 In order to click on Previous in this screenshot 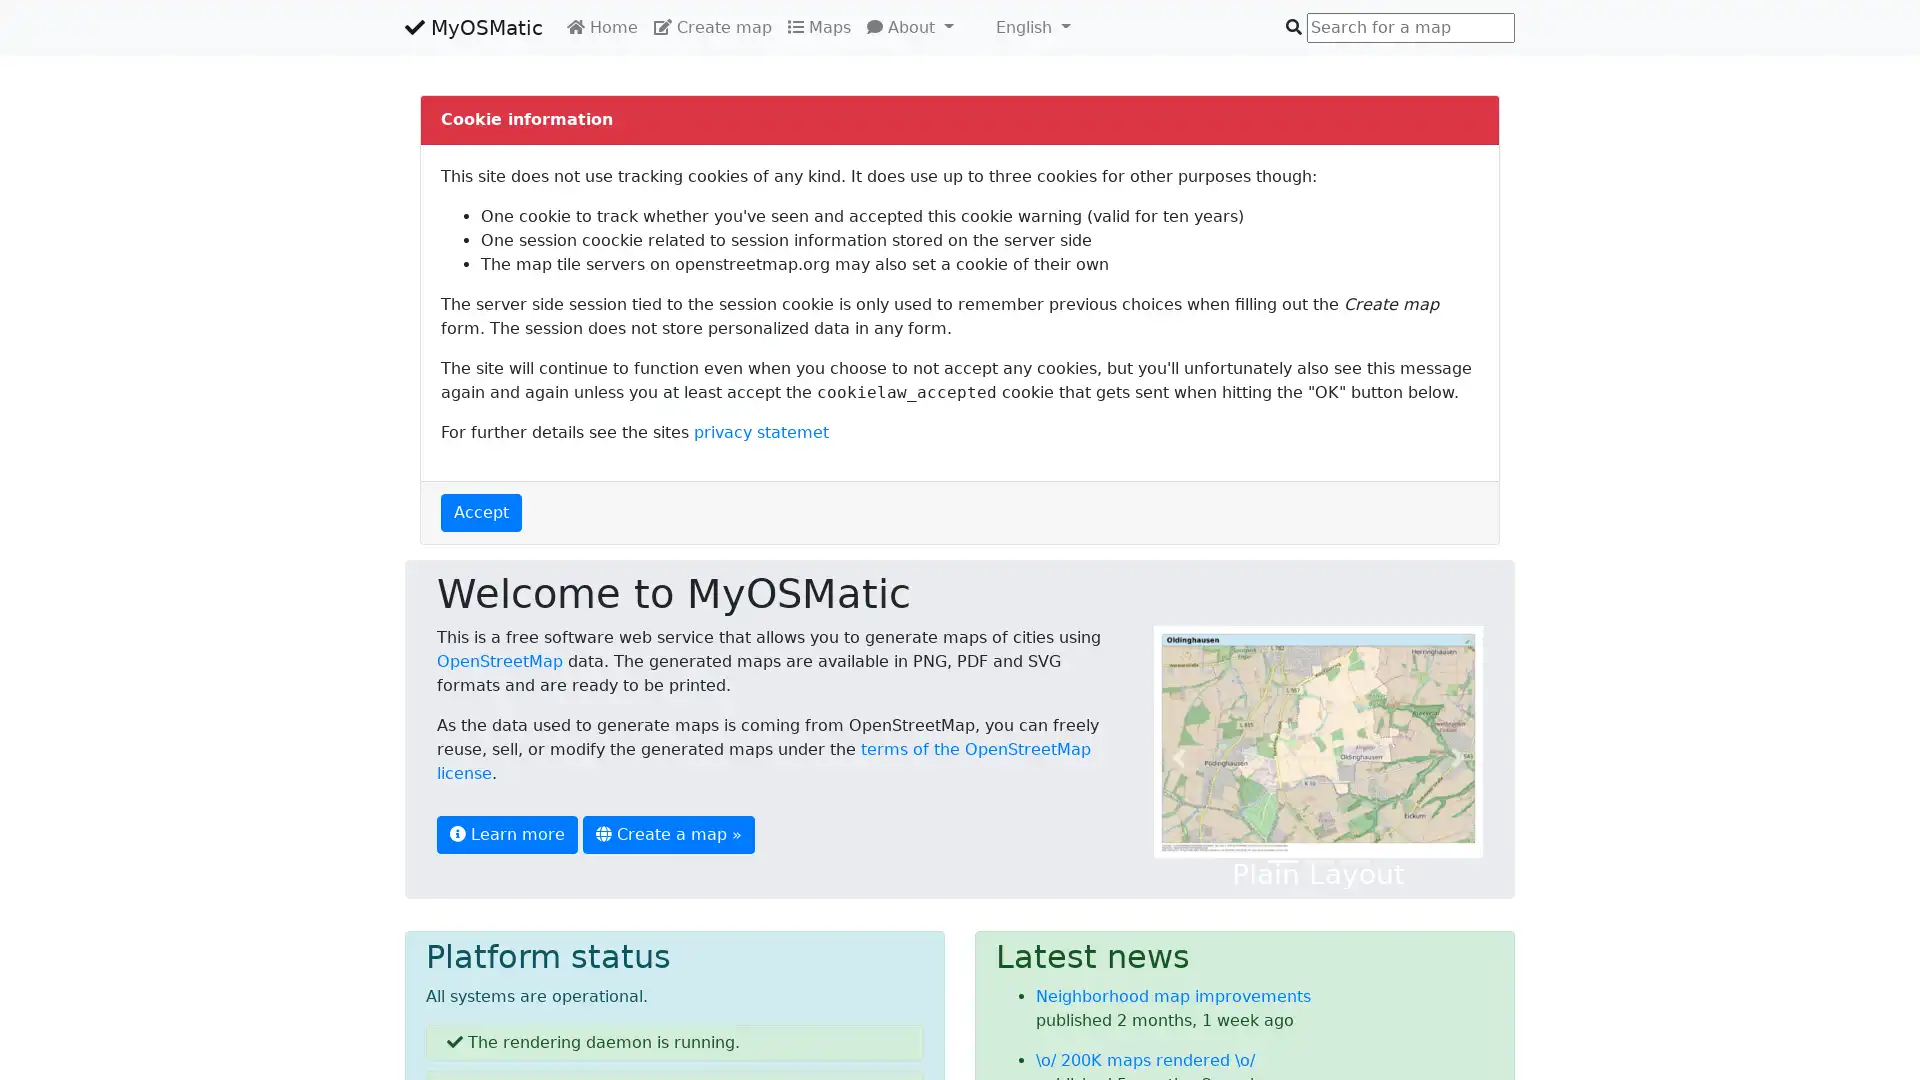, I will do `click(1178, 758)`.